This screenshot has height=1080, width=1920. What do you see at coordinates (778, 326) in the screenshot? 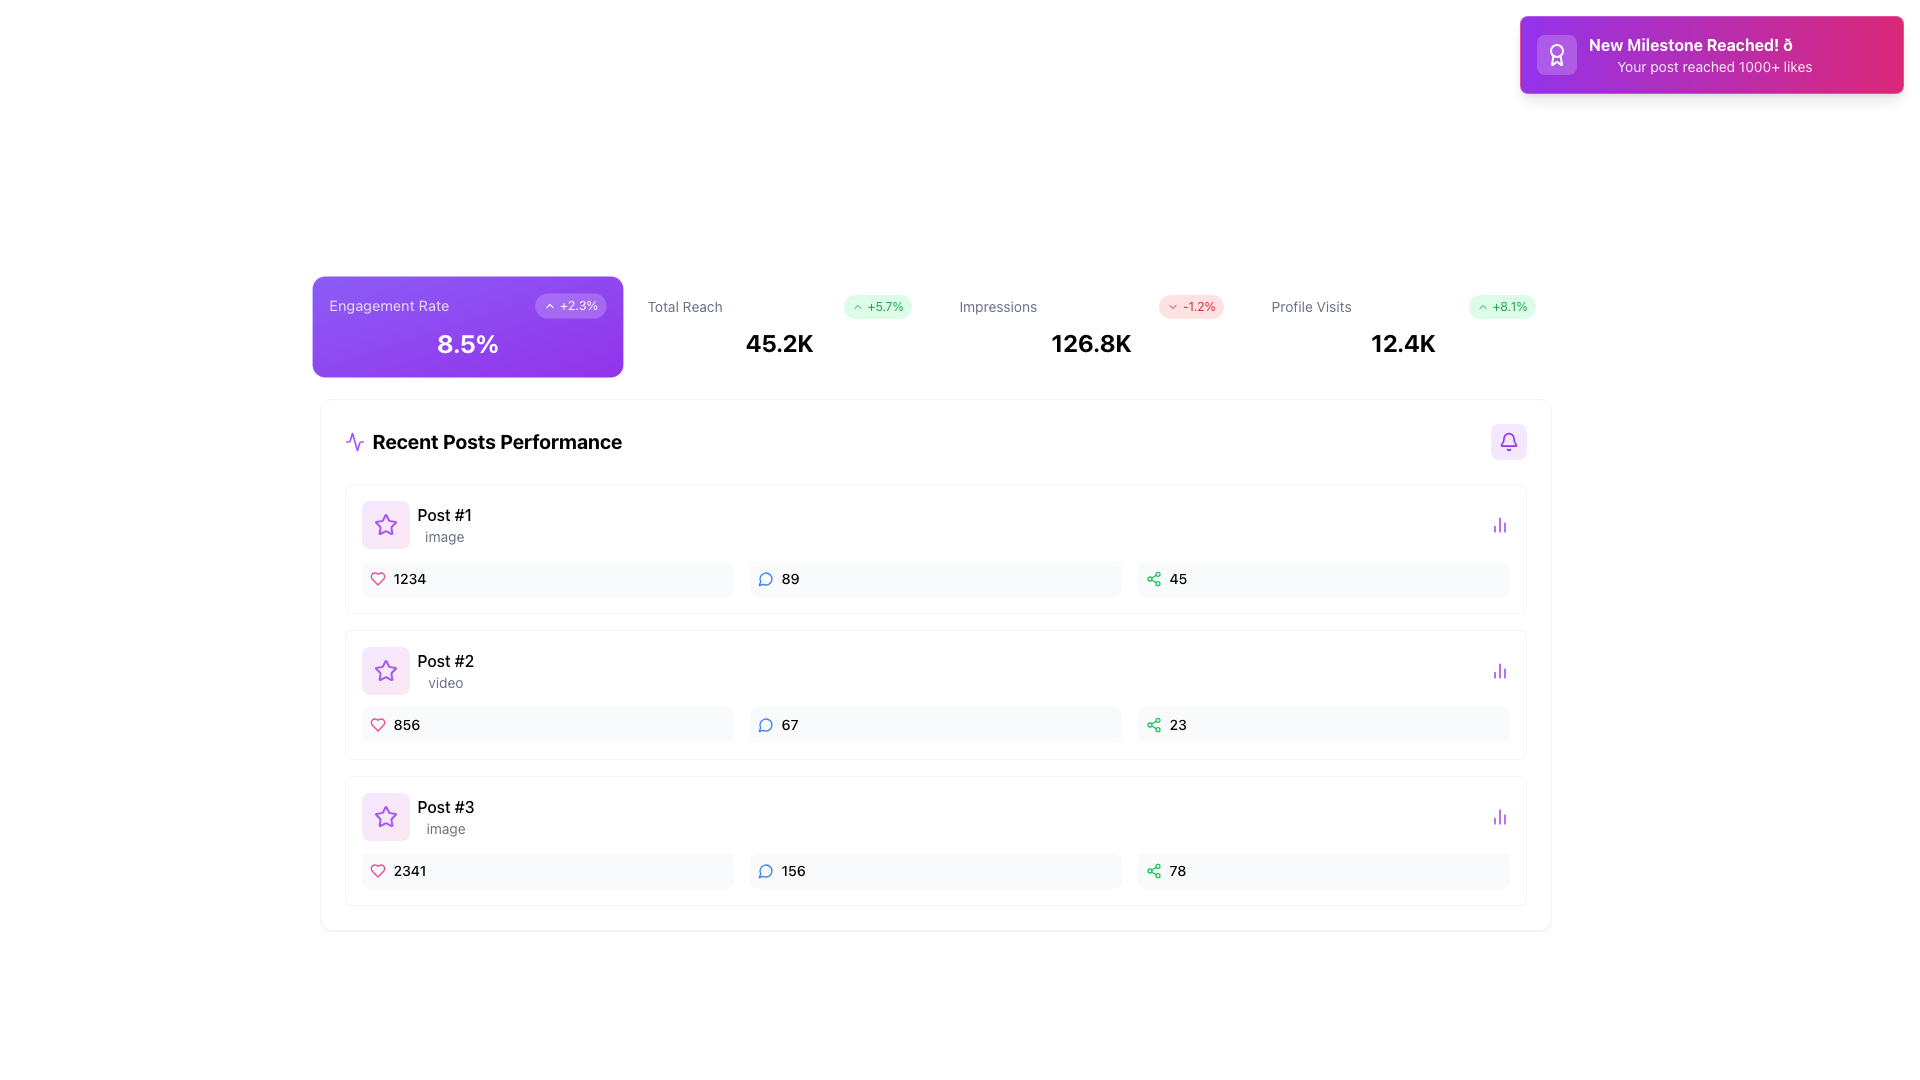
I see `the 'Total Reach' metric card, which displays the value '45.2K' with a green badge indicating a positive change ('+5.7%'). This card is the second in a row of four cards, located to the right of the 'Engagement Rate' card` at bounding box center [778, 326].